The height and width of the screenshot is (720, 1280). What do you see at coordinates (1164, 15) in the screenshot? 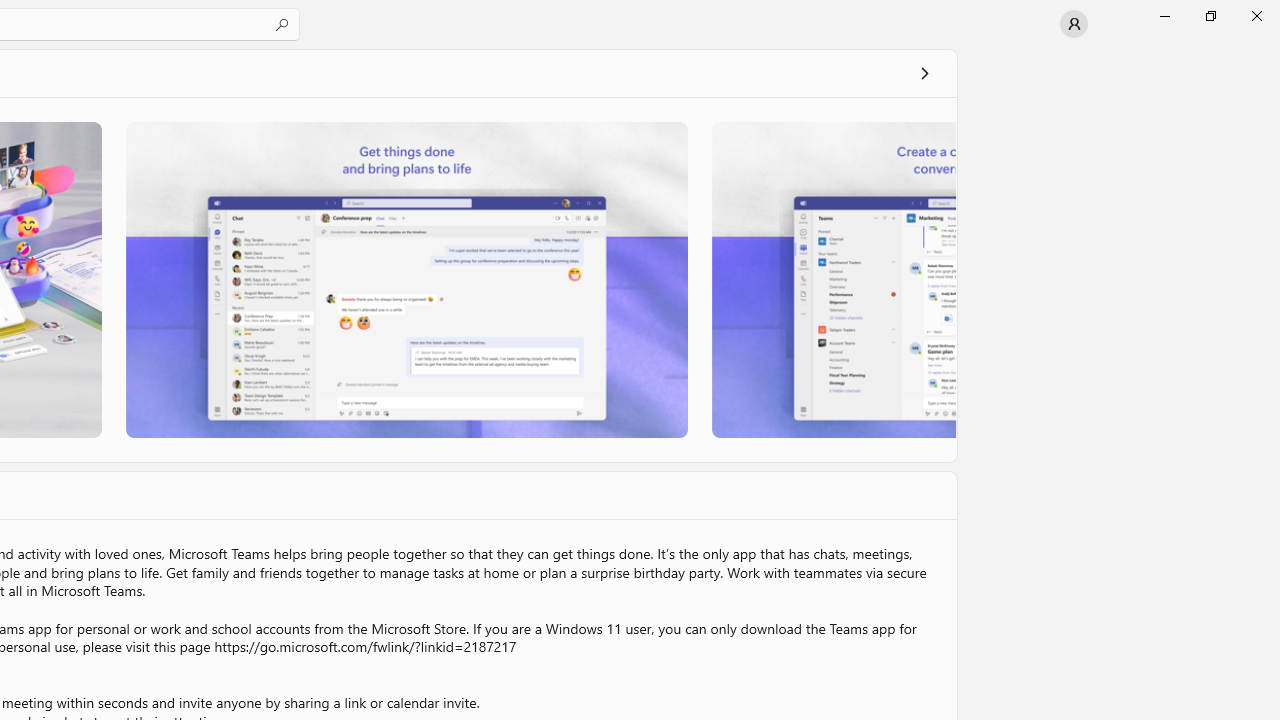
I see `'Minimize Microsoft Store'` at bounding box center [1164, 15].